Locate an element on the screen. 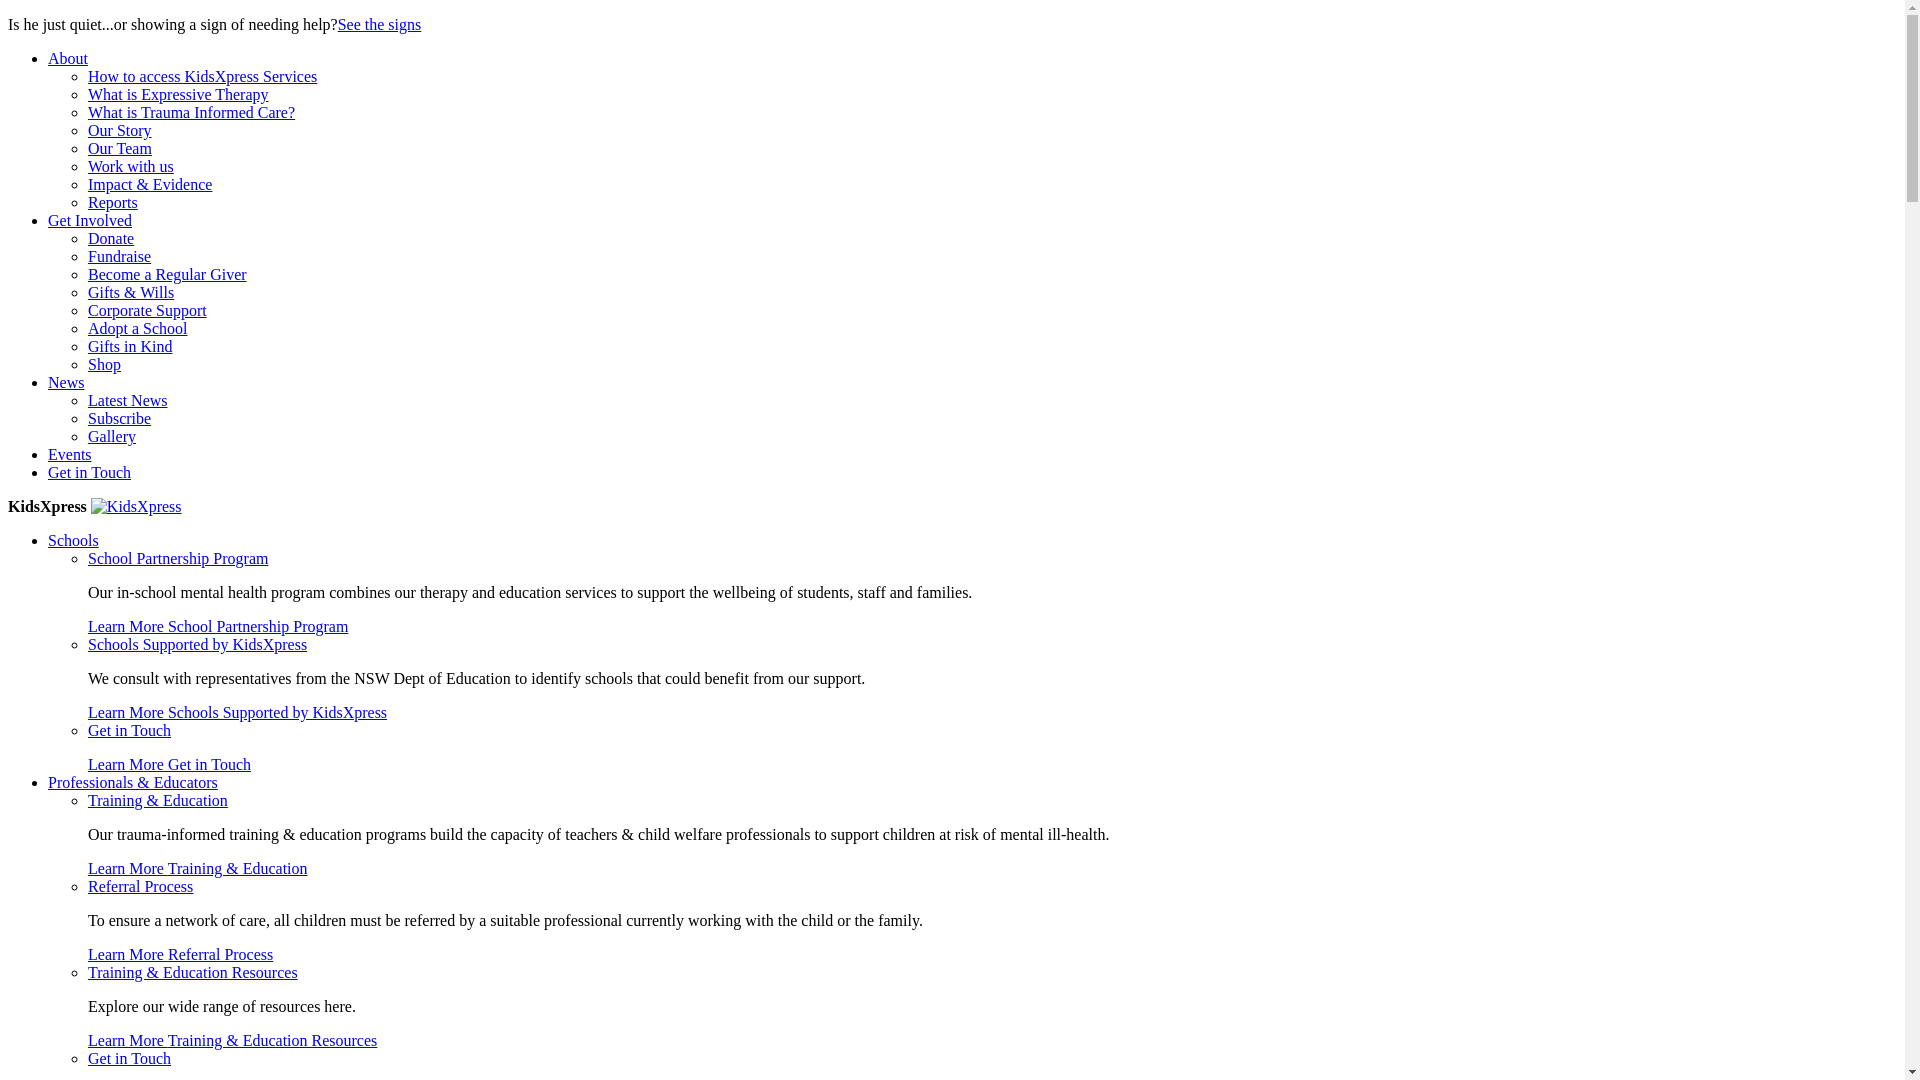  'Events' is located at coordinates (70, 454).